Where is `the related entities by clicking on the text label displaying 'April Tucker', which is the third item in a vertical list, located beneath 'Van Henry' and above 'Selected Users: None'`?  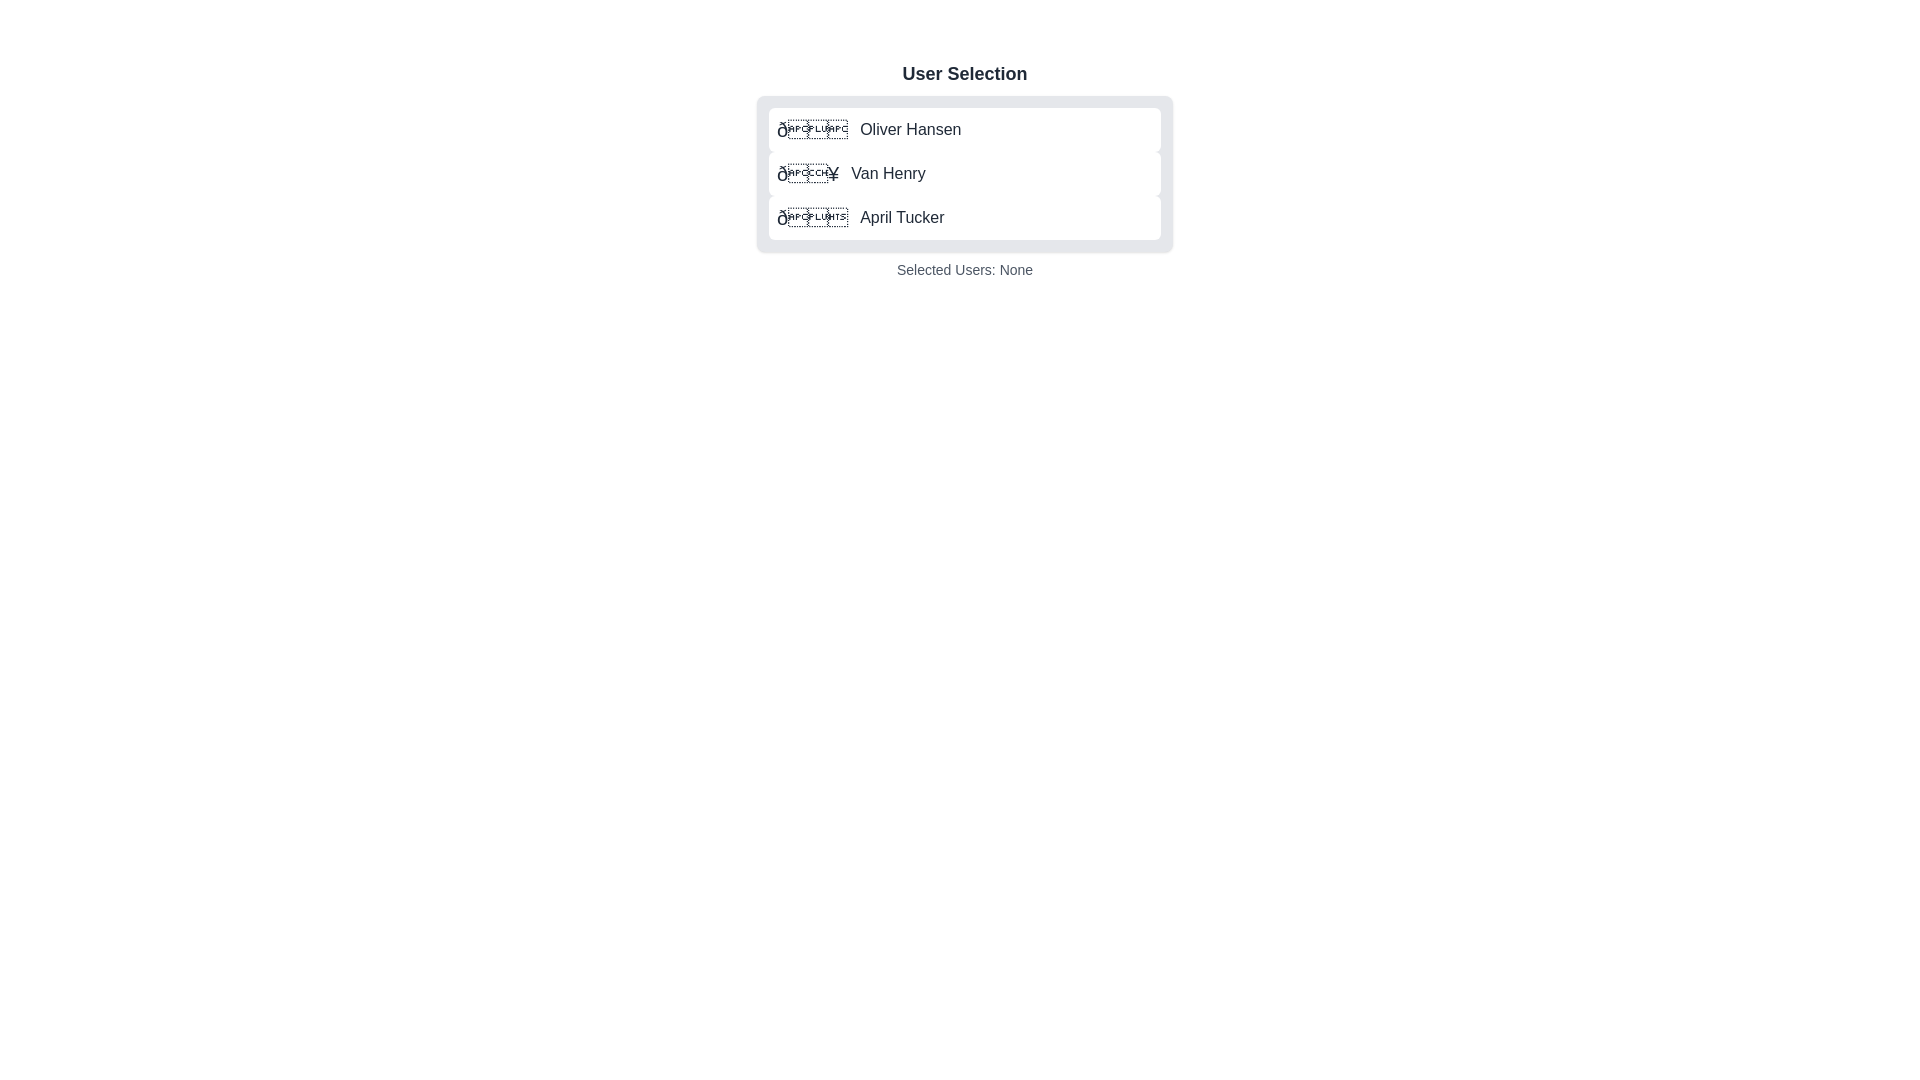 the related entities by clicking on the text label displaying 'April Tucker', which is the third item in a vertical list, located beneath 'Van Henry' and above 'Selected Users: None' is located at coordinates (901, 218).